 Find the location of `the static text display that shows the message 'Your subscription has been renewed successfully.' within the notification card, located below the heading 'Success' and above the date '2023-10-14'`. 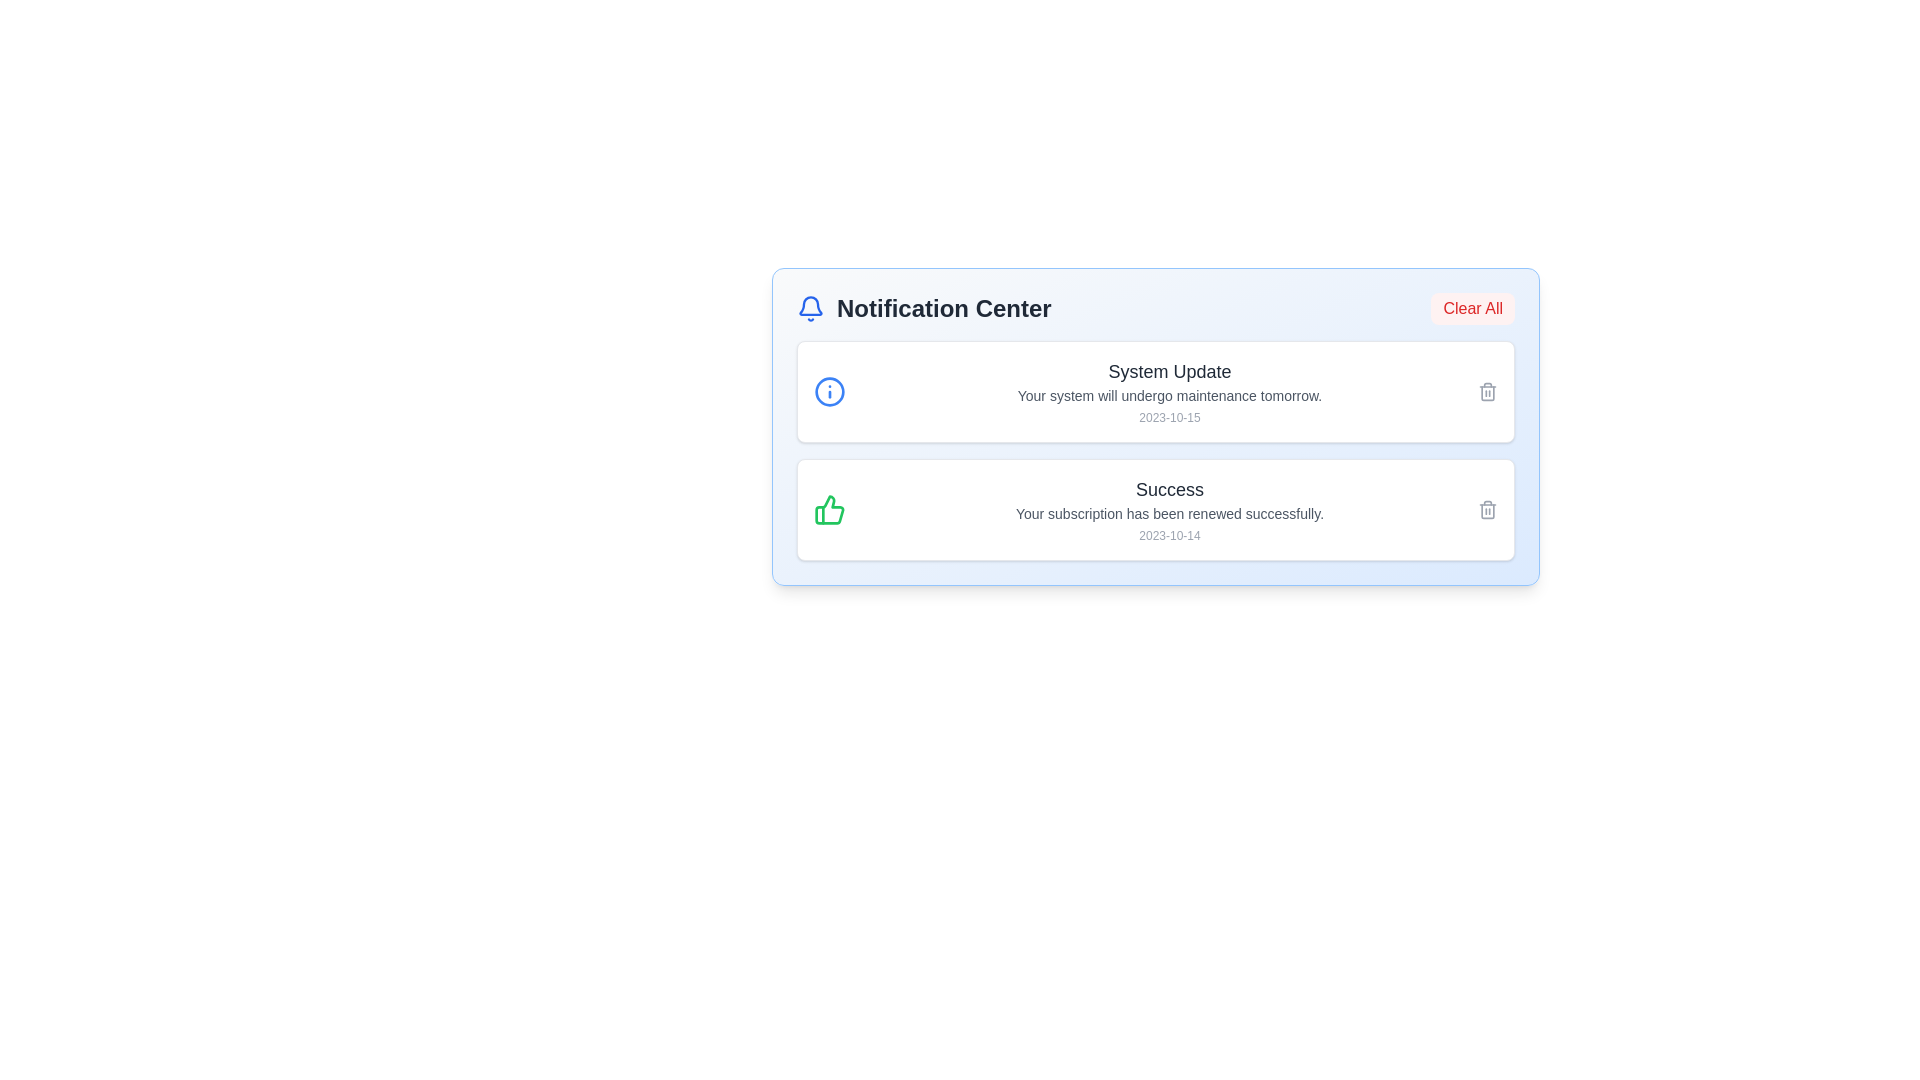

the static text display that shows the message 'Your subscription has been renewed successfully.' within the notification card, located below the heading 'Success' and above the date '2023-10-14' is located at coordinates (1170, 512).